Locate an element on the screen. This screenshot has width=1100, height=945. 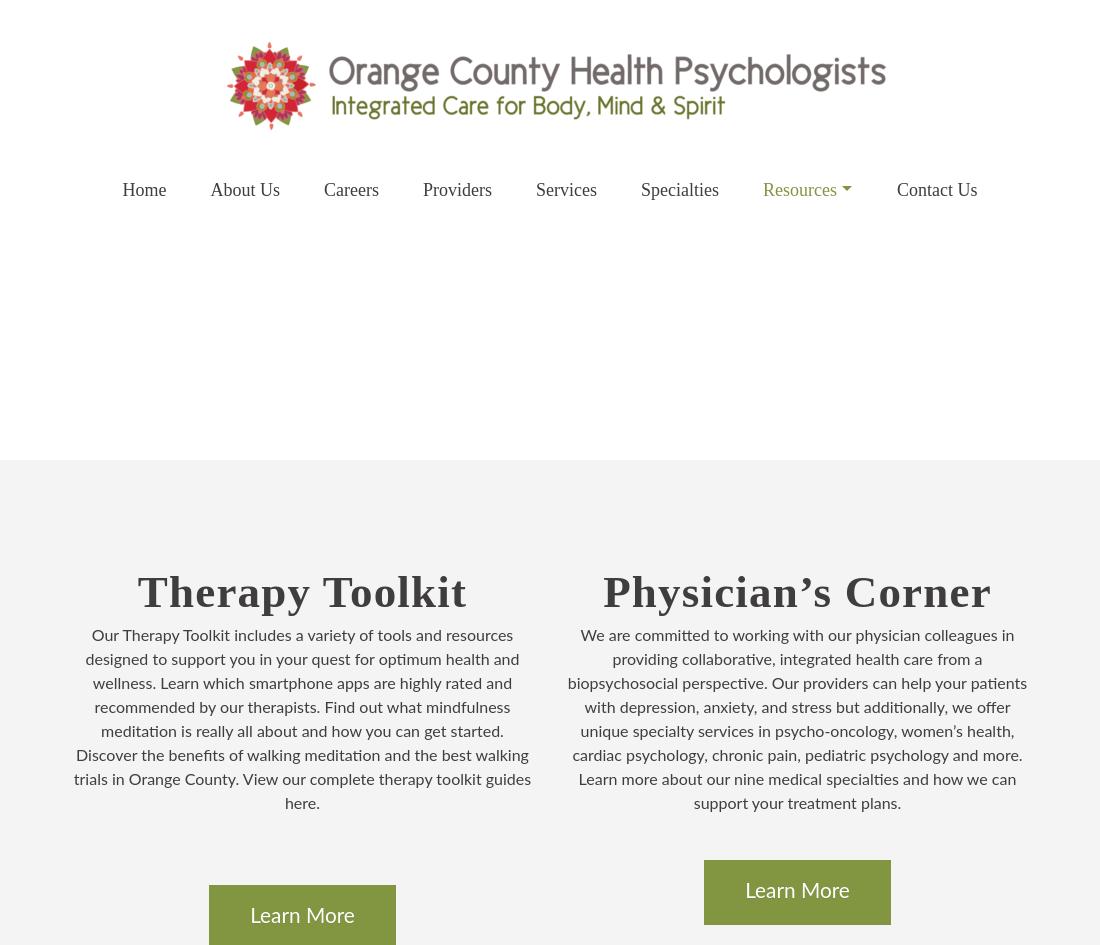
'Physician’s Corner' is located at coordinates (796, 592).